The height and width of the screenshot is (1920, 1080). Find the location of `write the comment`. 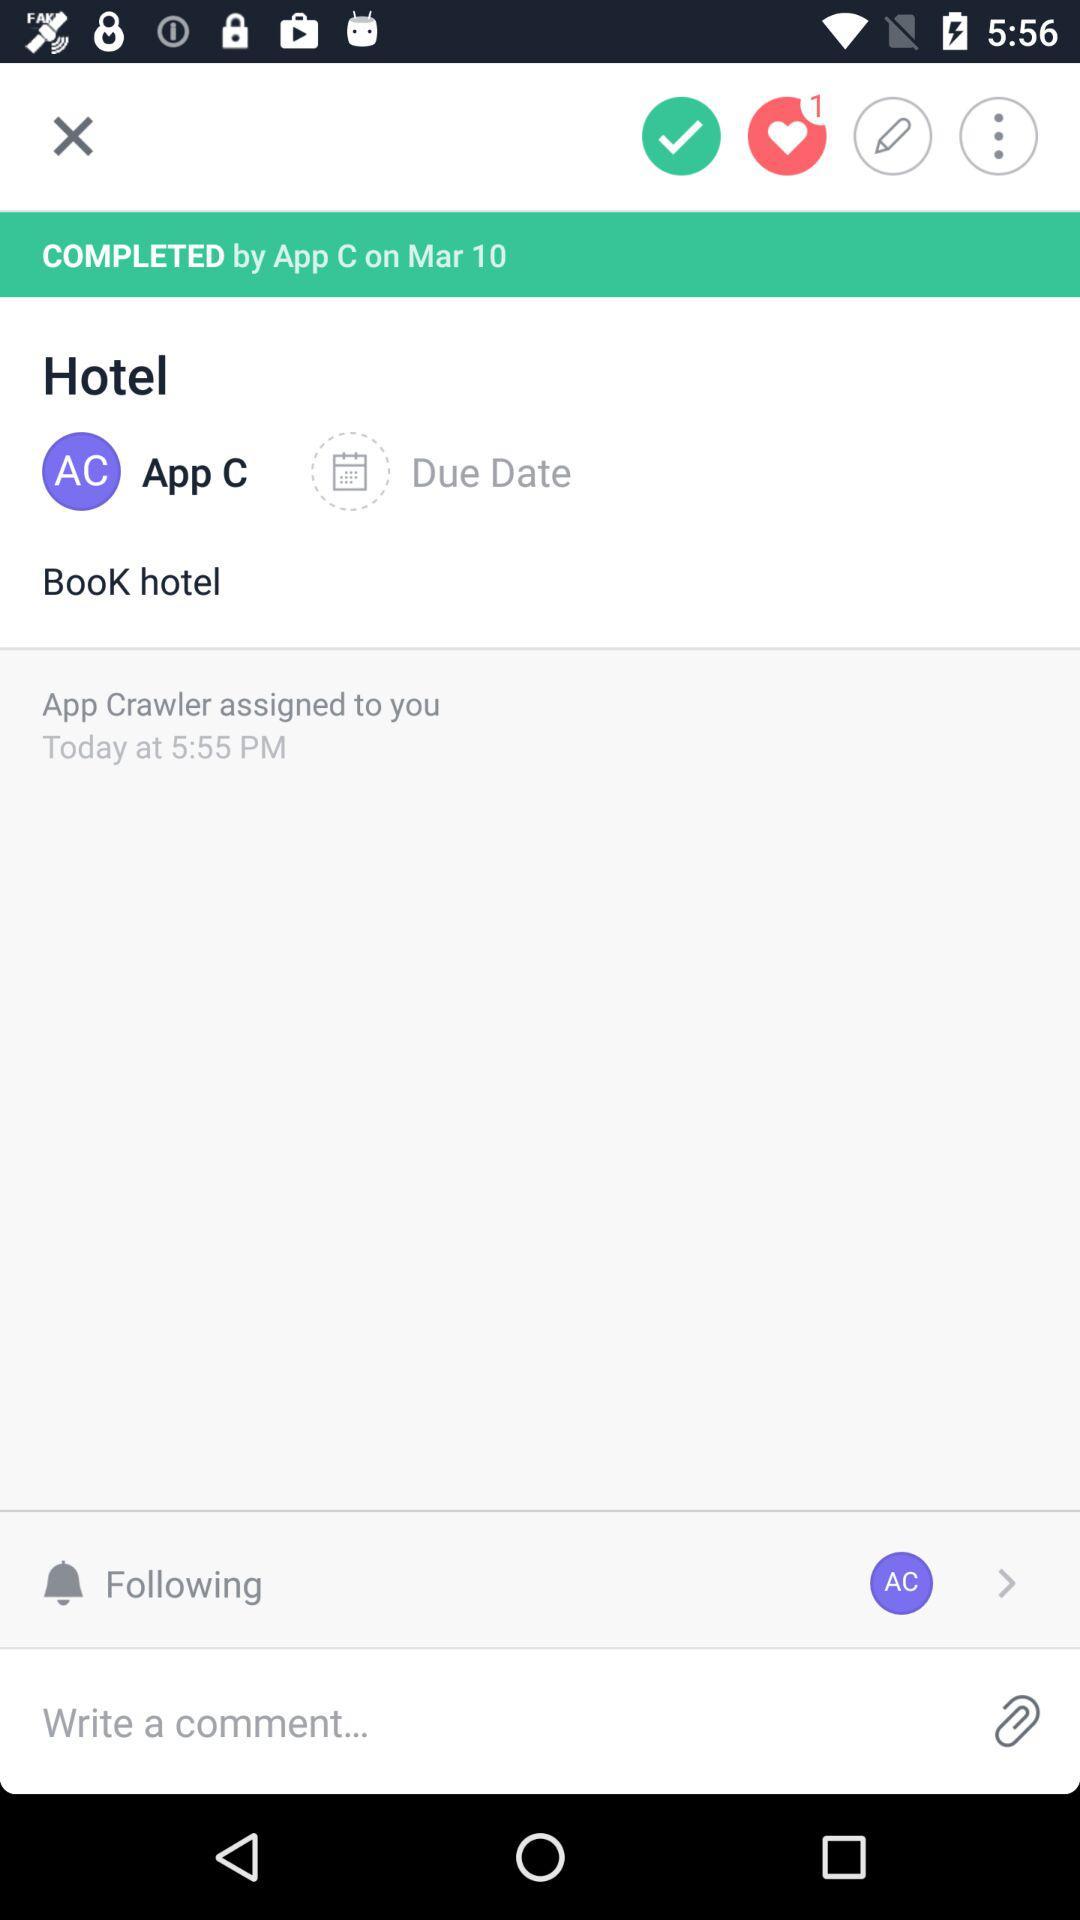

write the comment is located at coordinates (477, 1720).